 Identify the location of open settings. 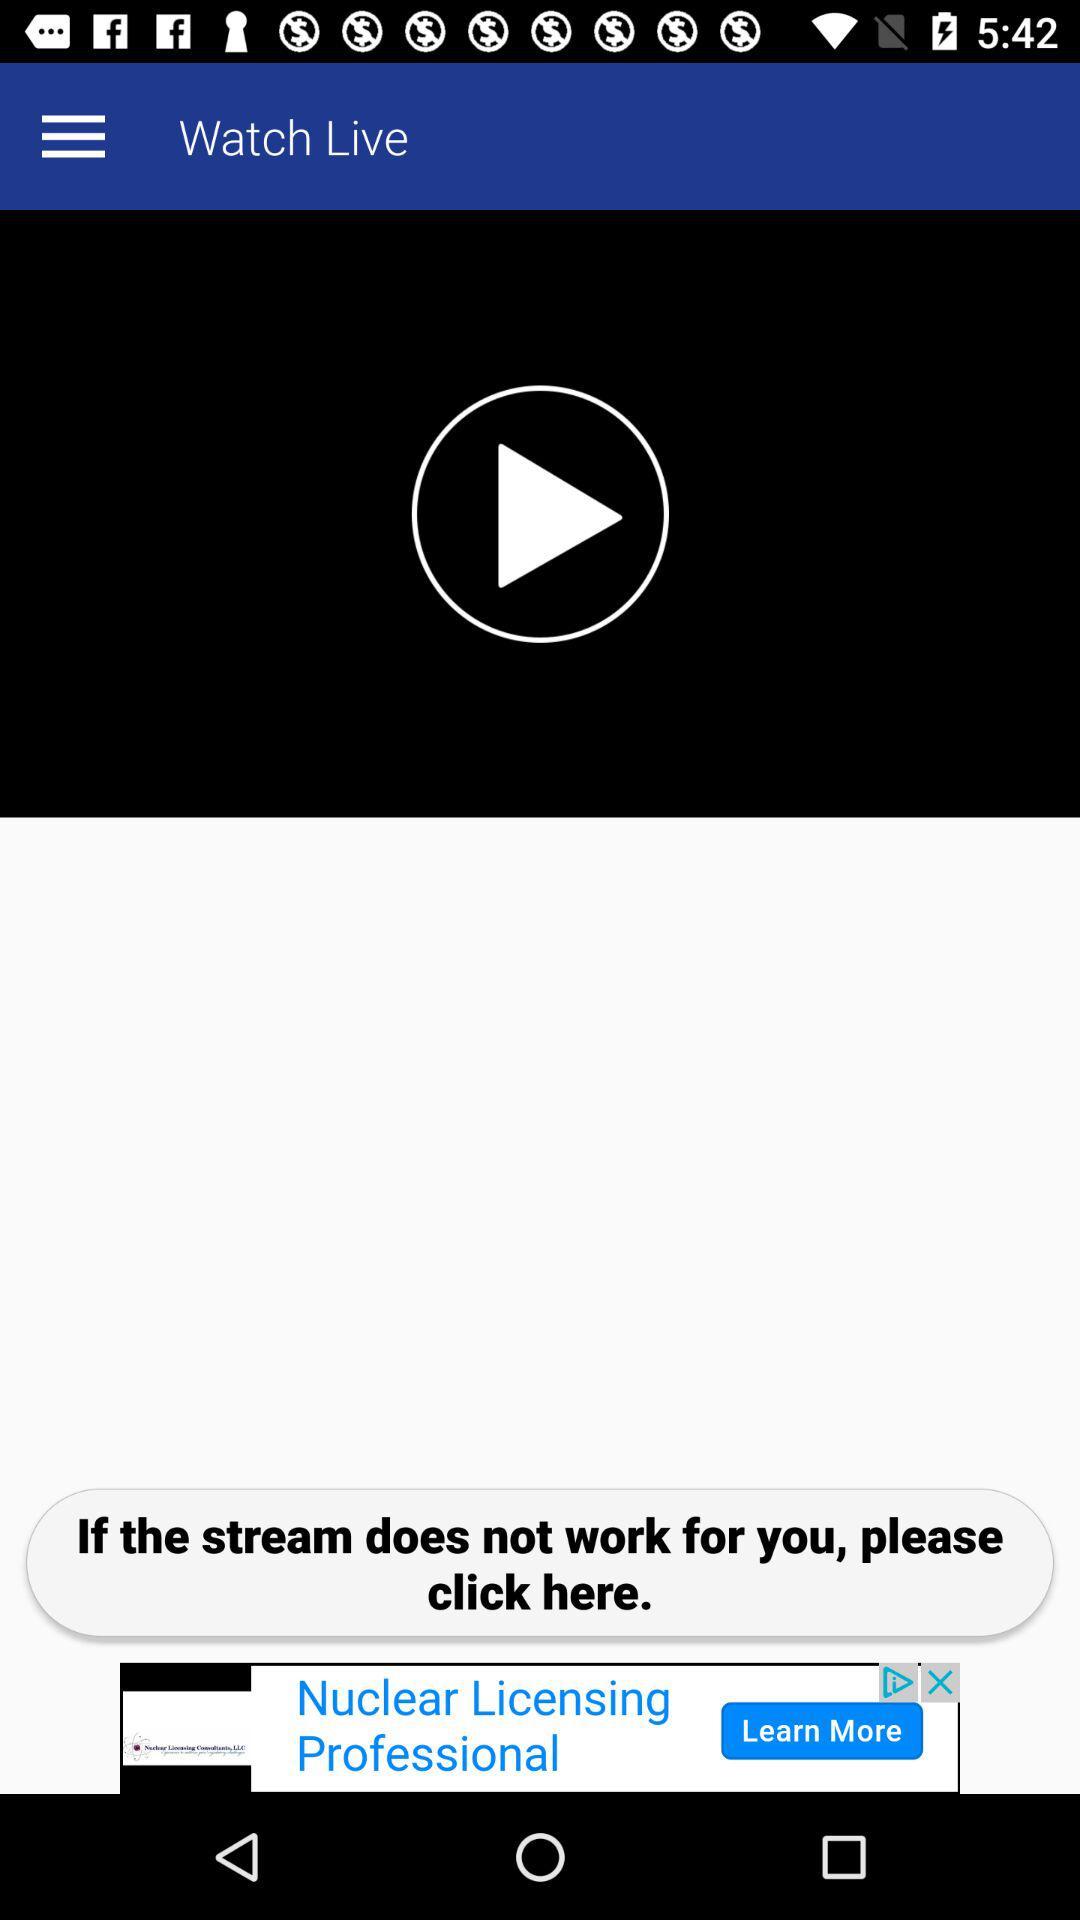
(72, 135).